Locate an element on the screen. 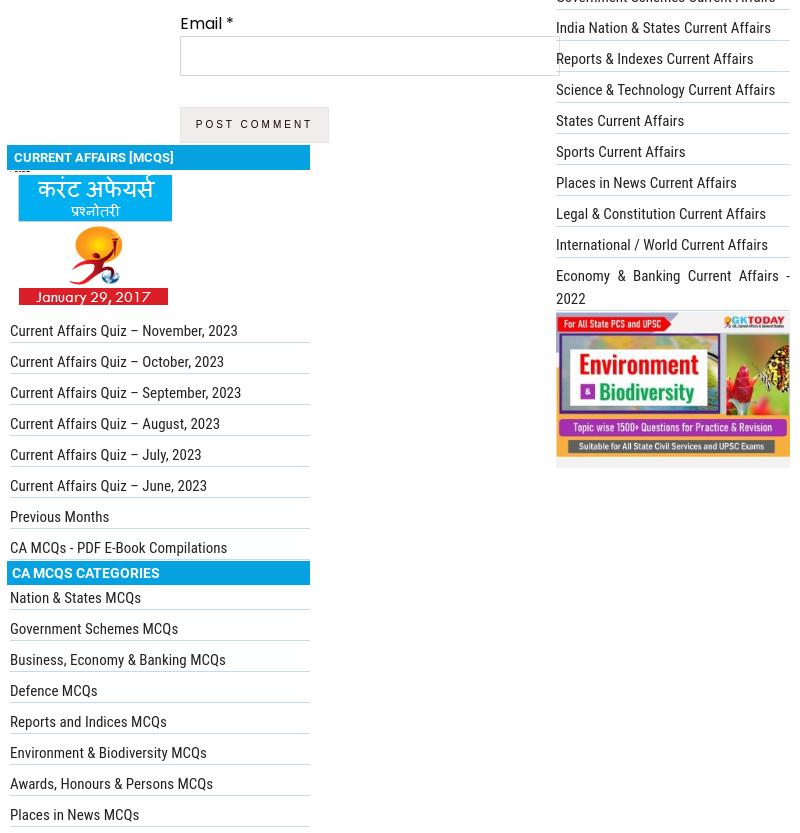 This screenshot has height=833, width=800. 'Reports & Indexes Current Affairs' is located at coordinates (653, 58).